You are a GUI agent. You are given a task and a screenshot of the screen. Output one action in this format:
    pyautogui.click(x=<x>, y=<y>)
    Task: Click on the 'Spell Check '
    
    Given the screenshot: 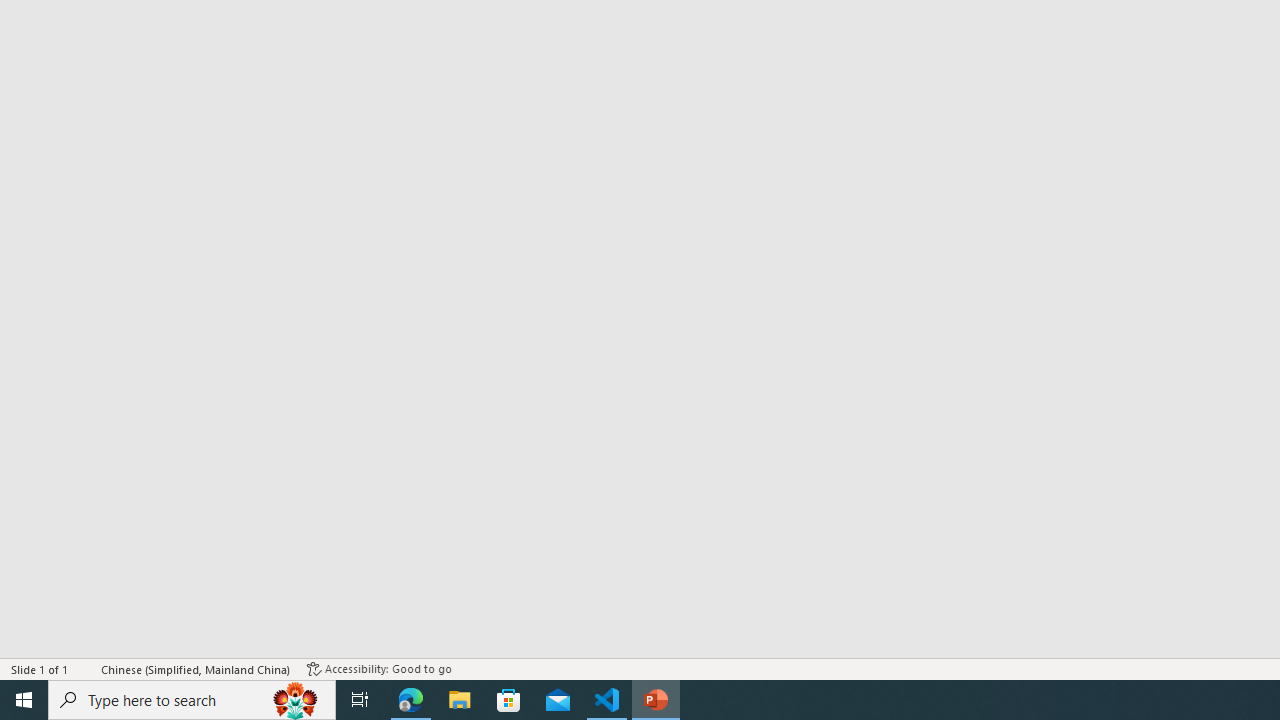 What is the action you would take?
    pyautogui.click(x=85, y=669)
    